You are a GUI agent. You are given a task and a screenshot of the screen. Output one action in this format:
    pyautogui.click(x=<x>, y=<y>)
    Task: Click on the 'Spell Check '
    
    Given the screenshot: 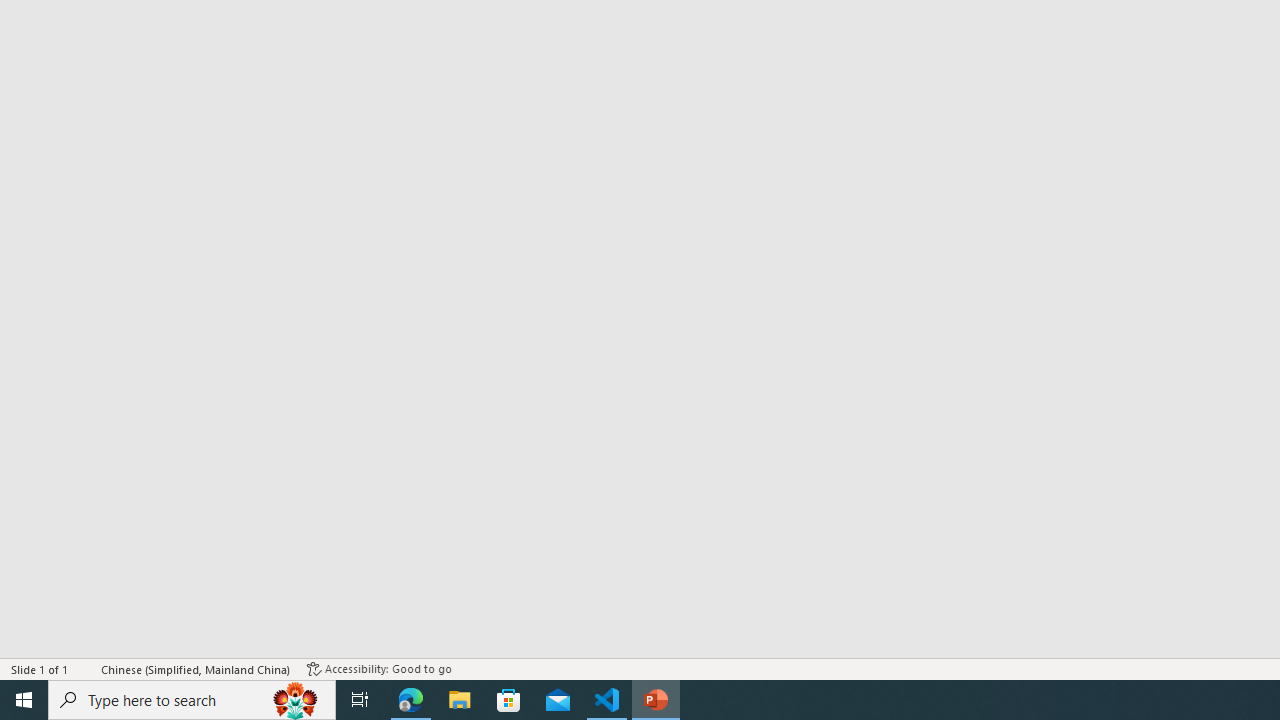 What is the action you would take?
    pyautogui.click(x=85, y=669)
    